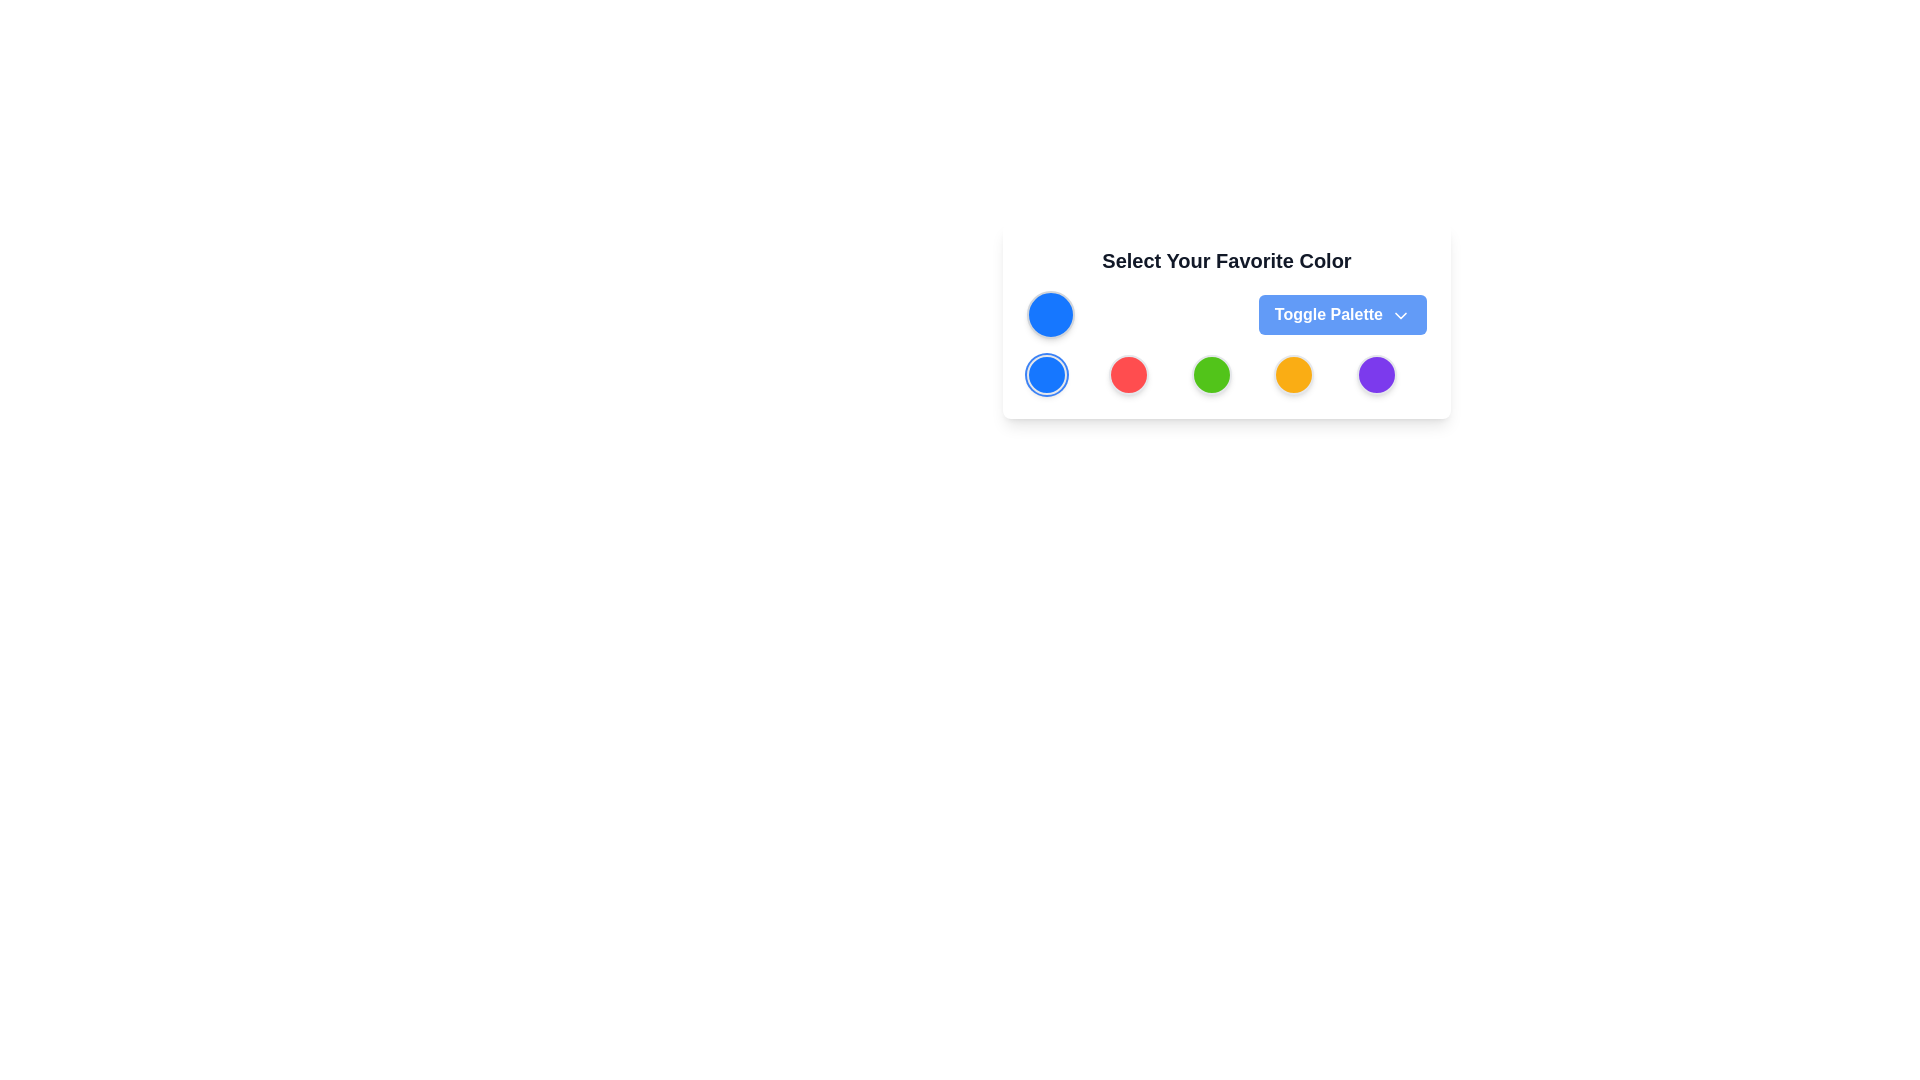 The image size is (1920, 1080). I want to click on the chevron icon located on the right side of the 'Toggle Palette' button, which reveals additional options or a dropdown menu for color selection, so click(1400, 315).